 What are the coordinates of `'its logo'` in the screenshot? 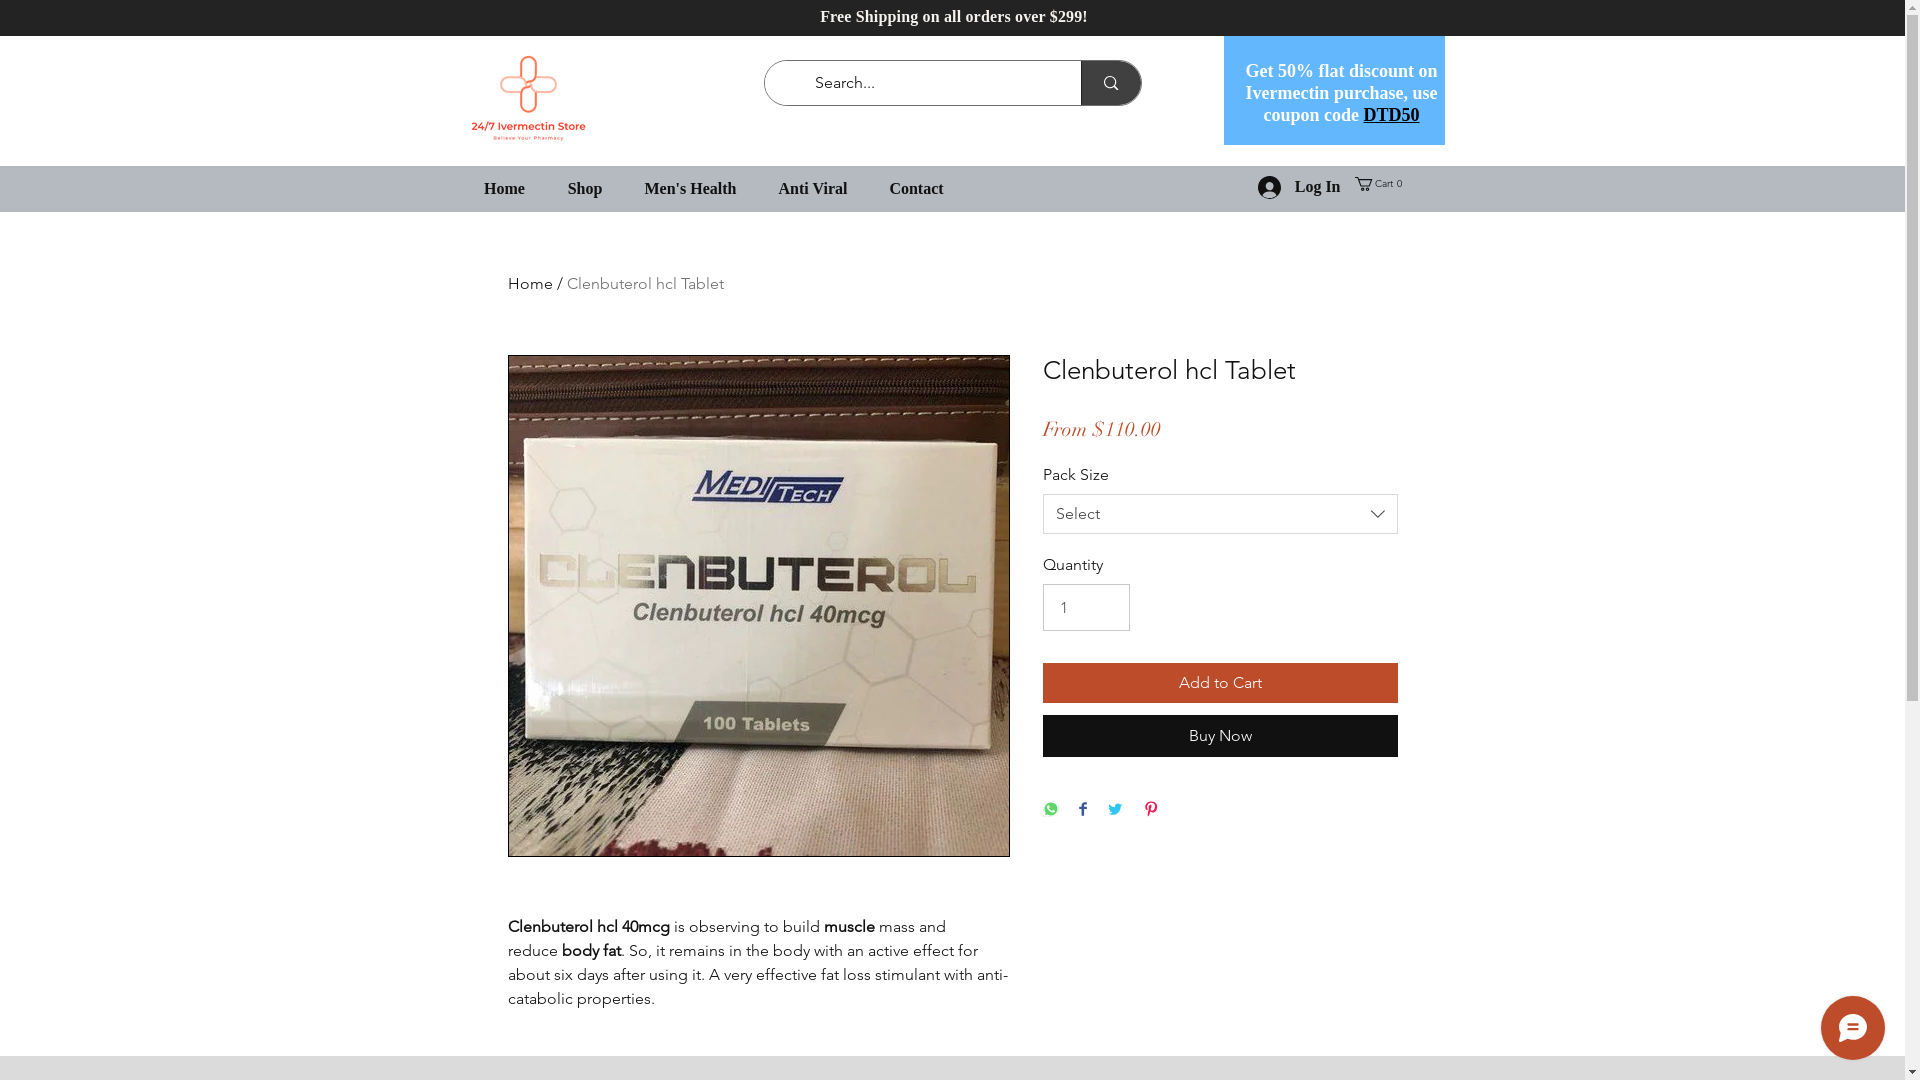 It's located at (527, 98).